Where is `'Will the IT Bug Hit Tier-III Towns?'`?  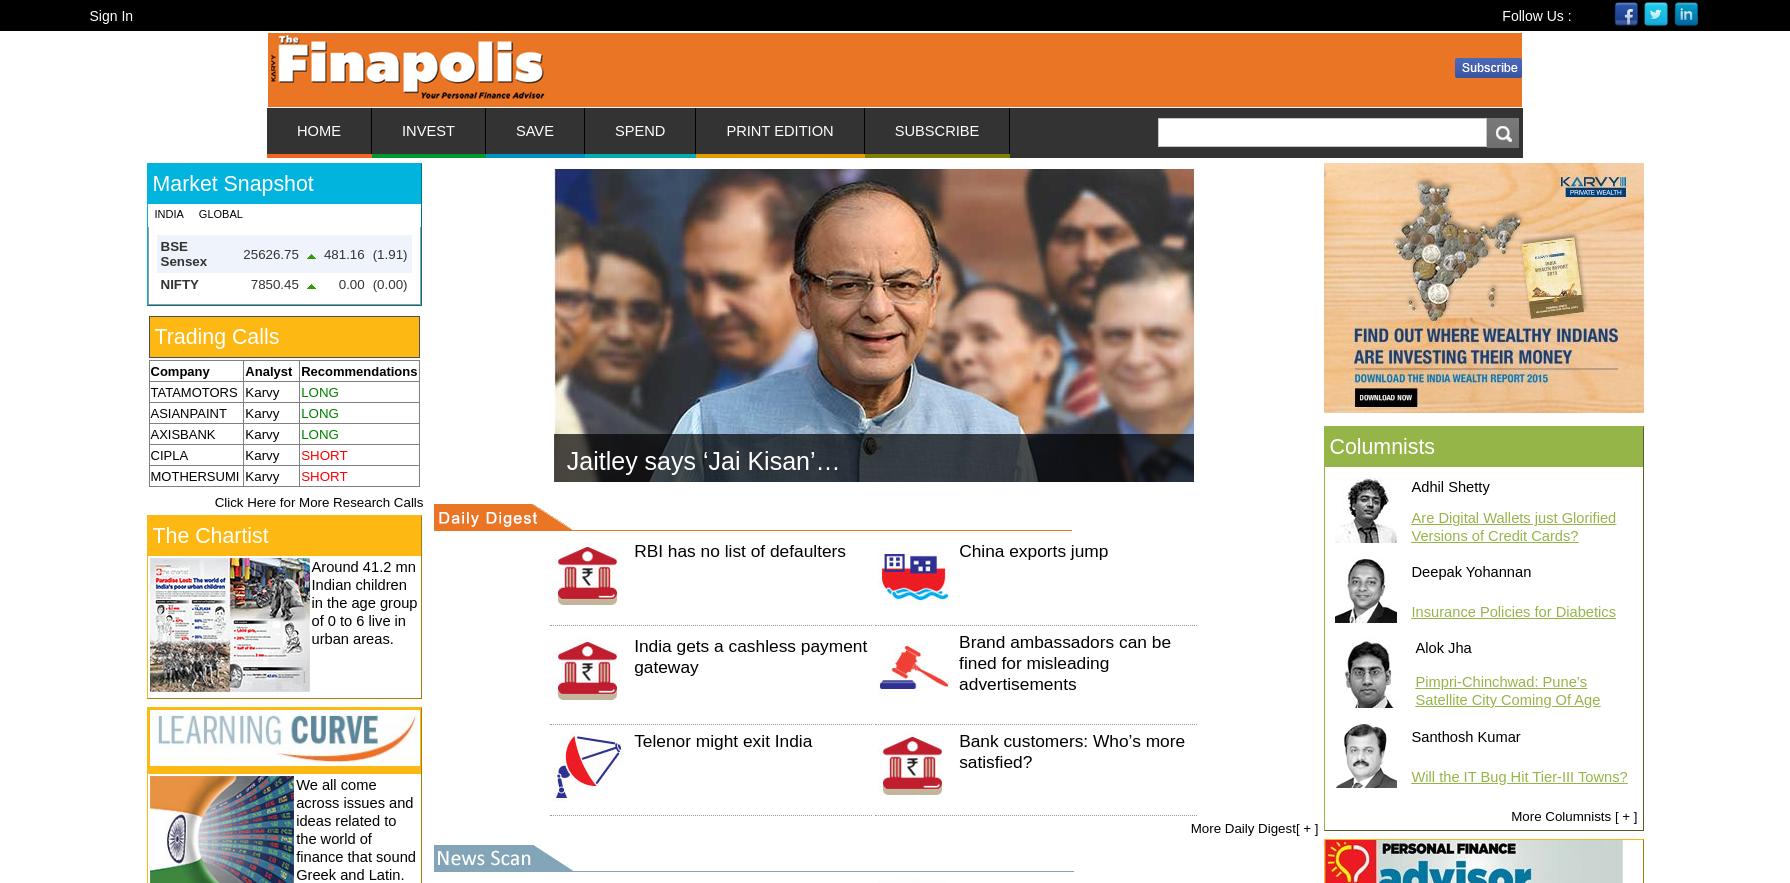 'Will the IT Bug Hit Tier-III Towns?' is located at coordinates (1517, 777).